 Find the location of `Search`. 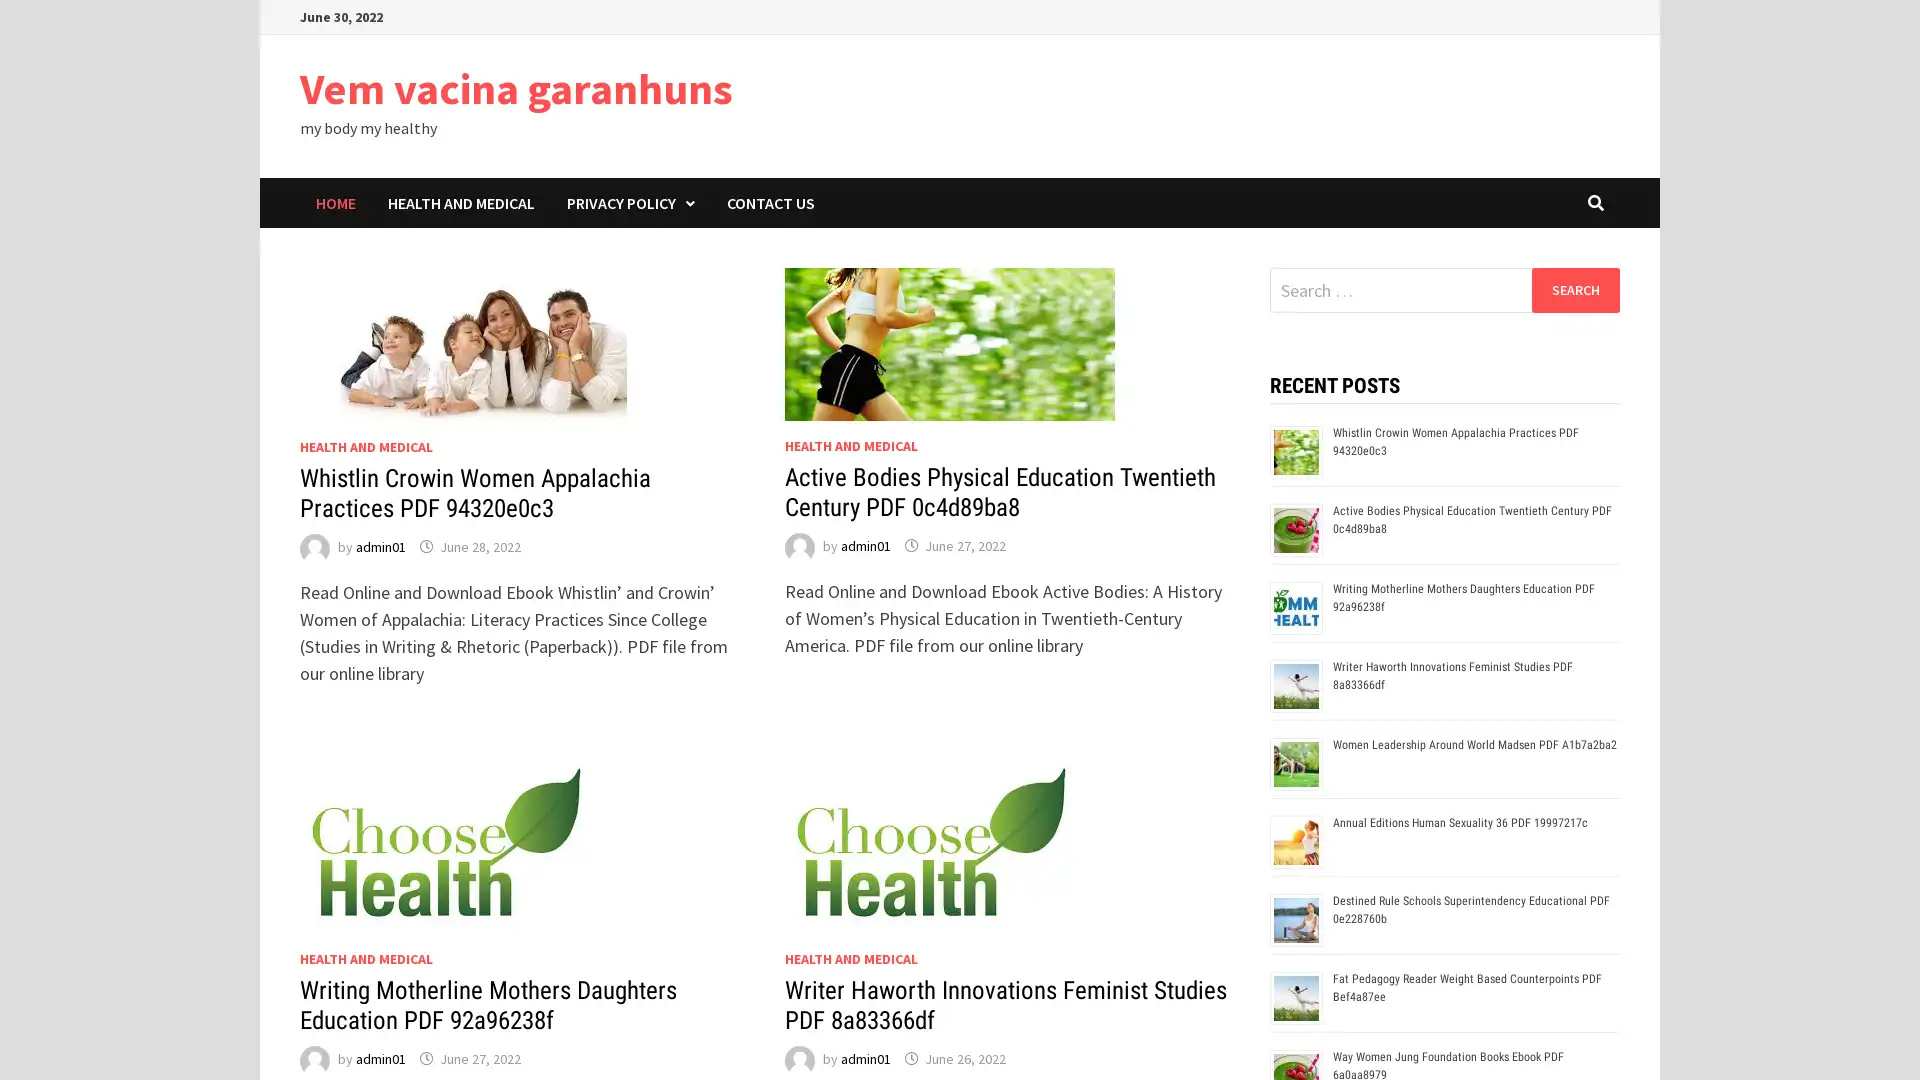

Search is located at coordinates (1574, 289).